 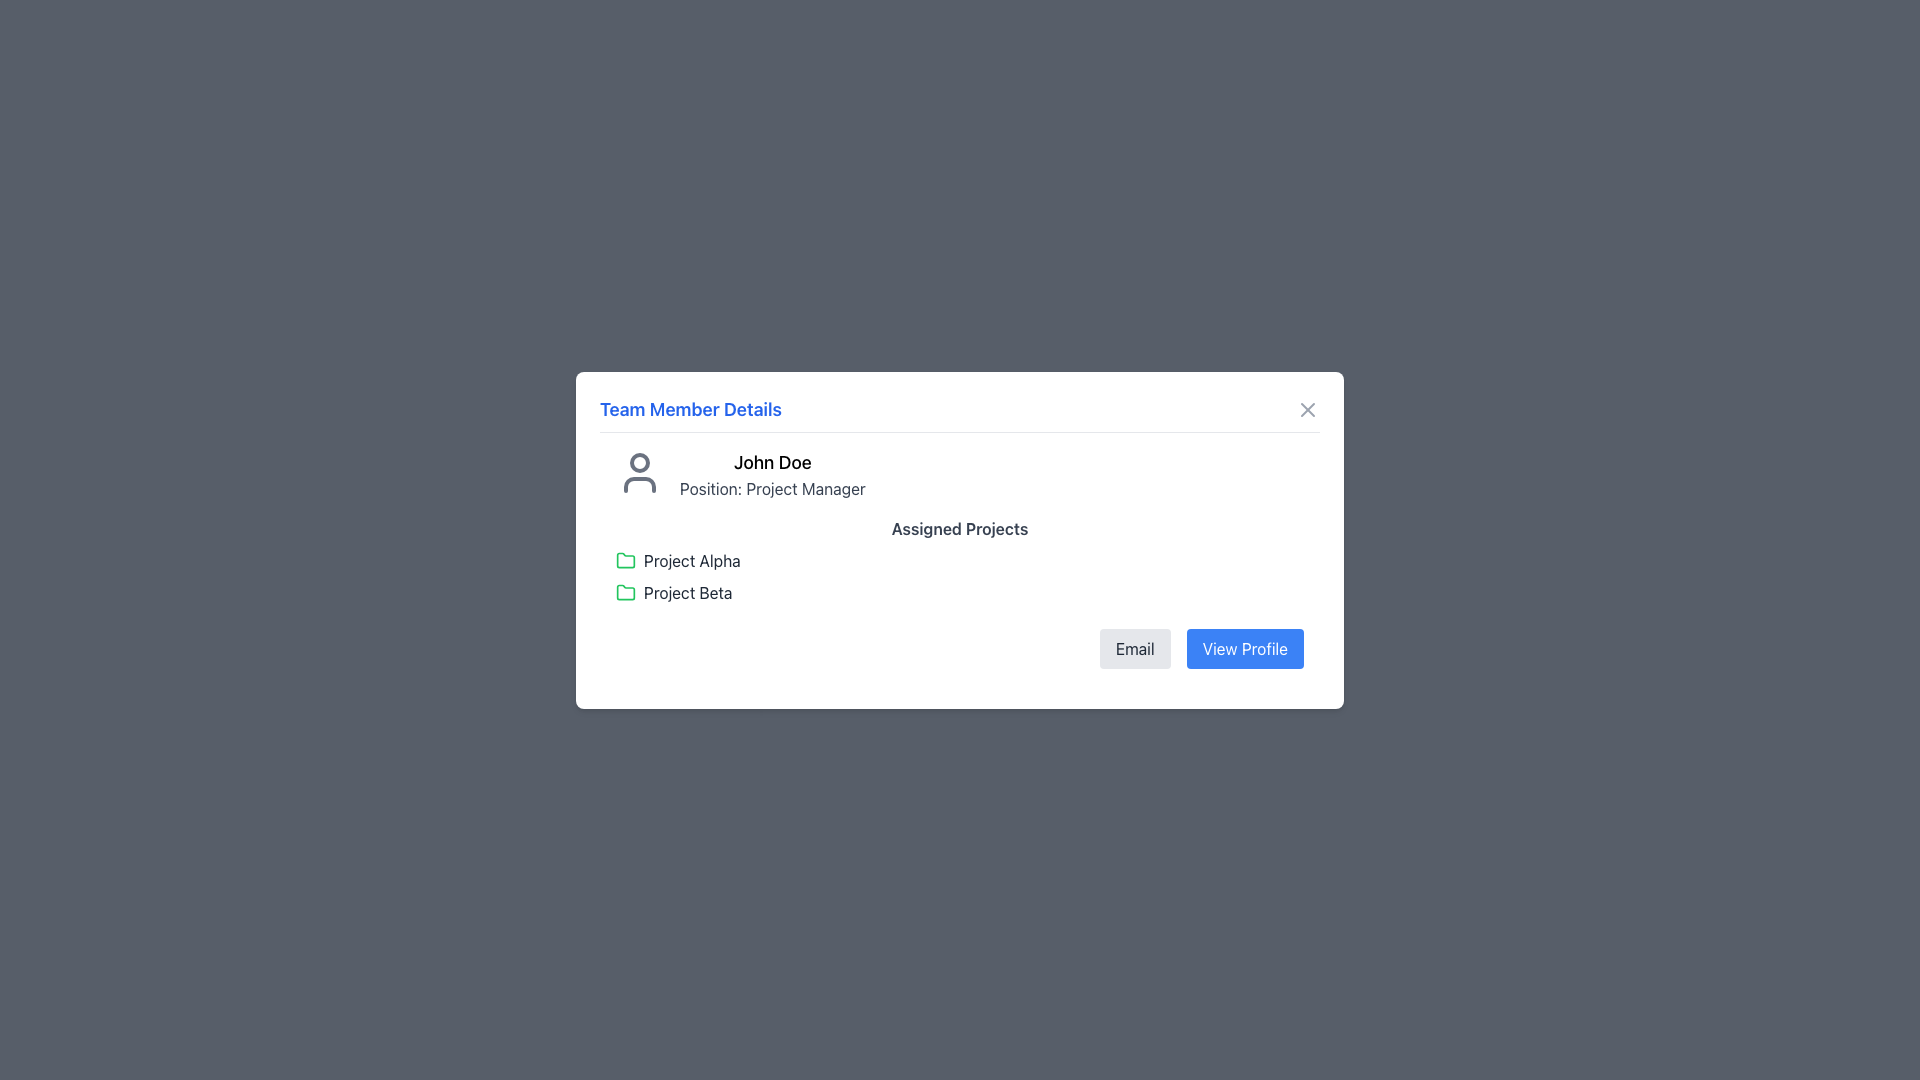 I want to click on the green folder icon representing 'Project Alpha', so click(x=624, y=559).